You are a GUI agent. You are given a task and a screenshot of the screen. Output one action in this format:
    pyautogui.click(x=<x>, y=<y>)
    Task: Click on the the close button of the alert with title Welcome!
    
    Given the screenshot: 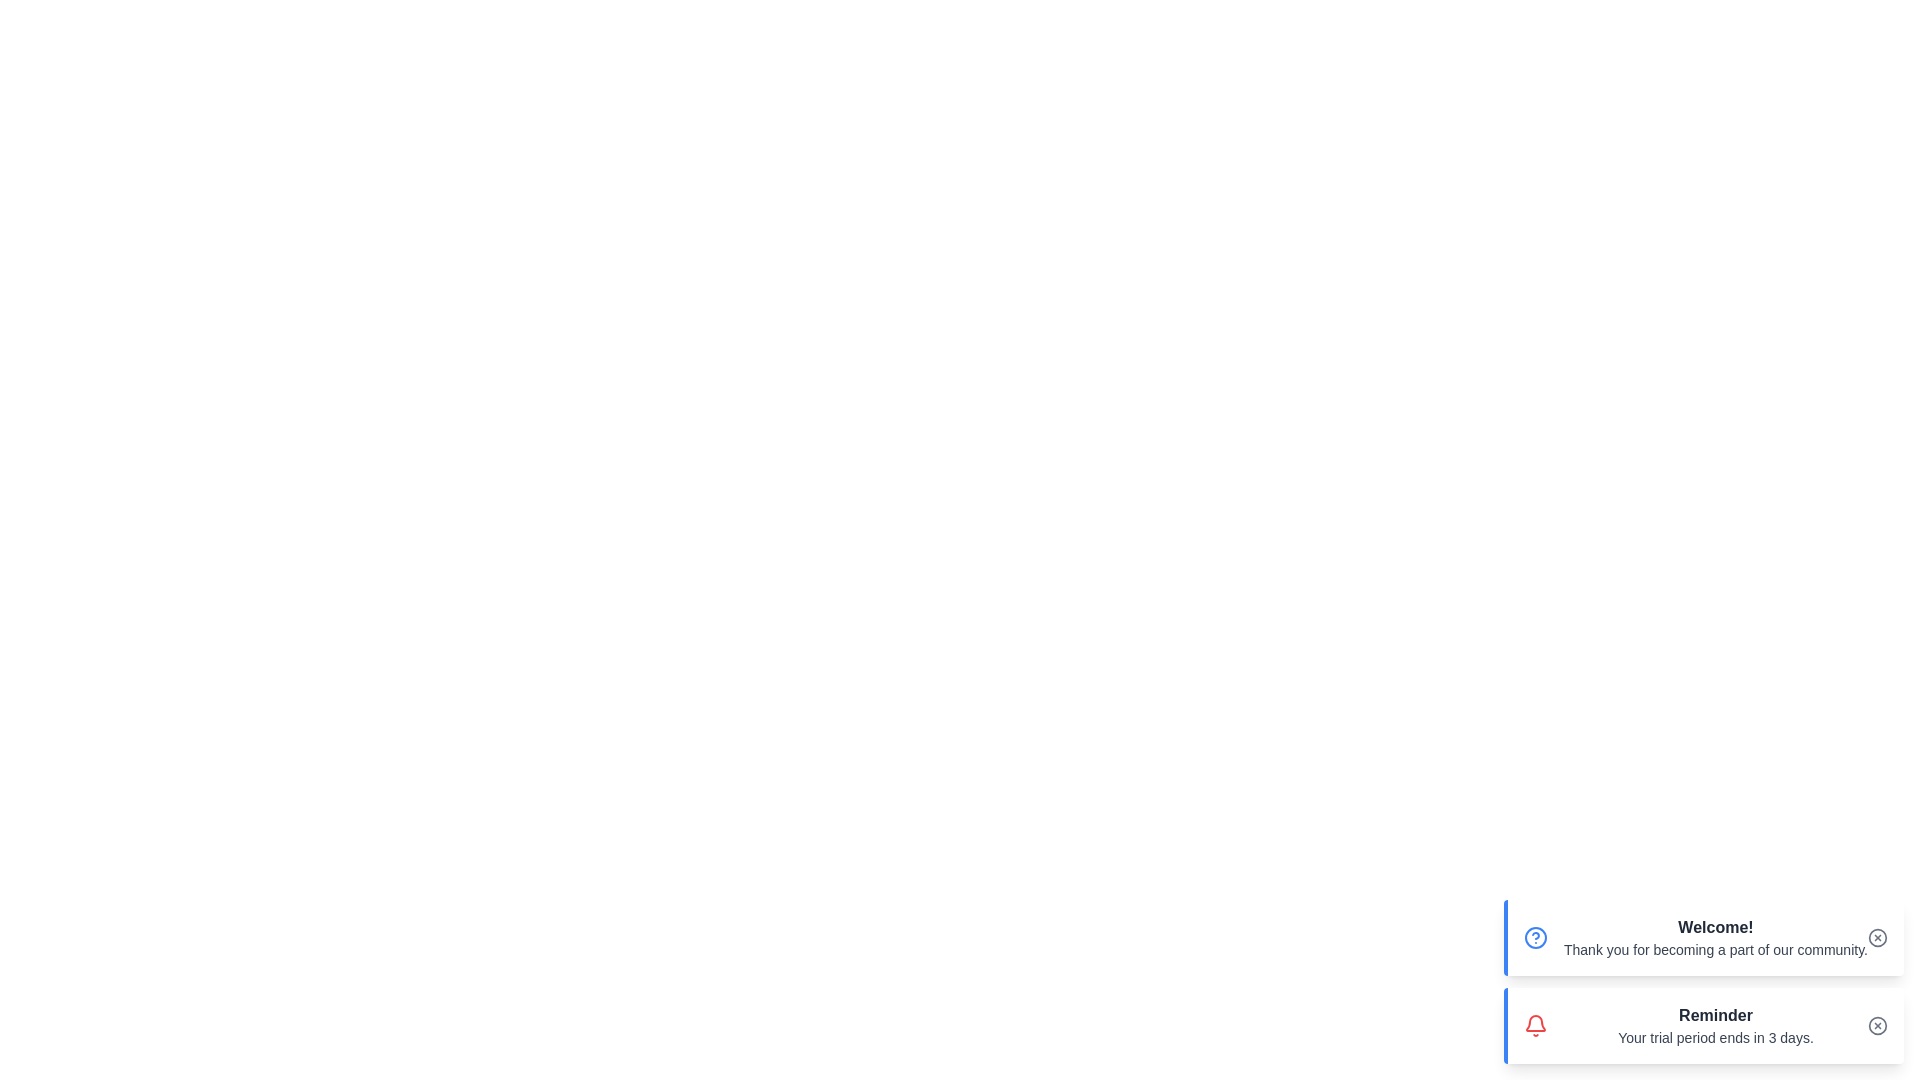 What is the action you would take?
    pyautogui.click(x=1876, y=937)
    